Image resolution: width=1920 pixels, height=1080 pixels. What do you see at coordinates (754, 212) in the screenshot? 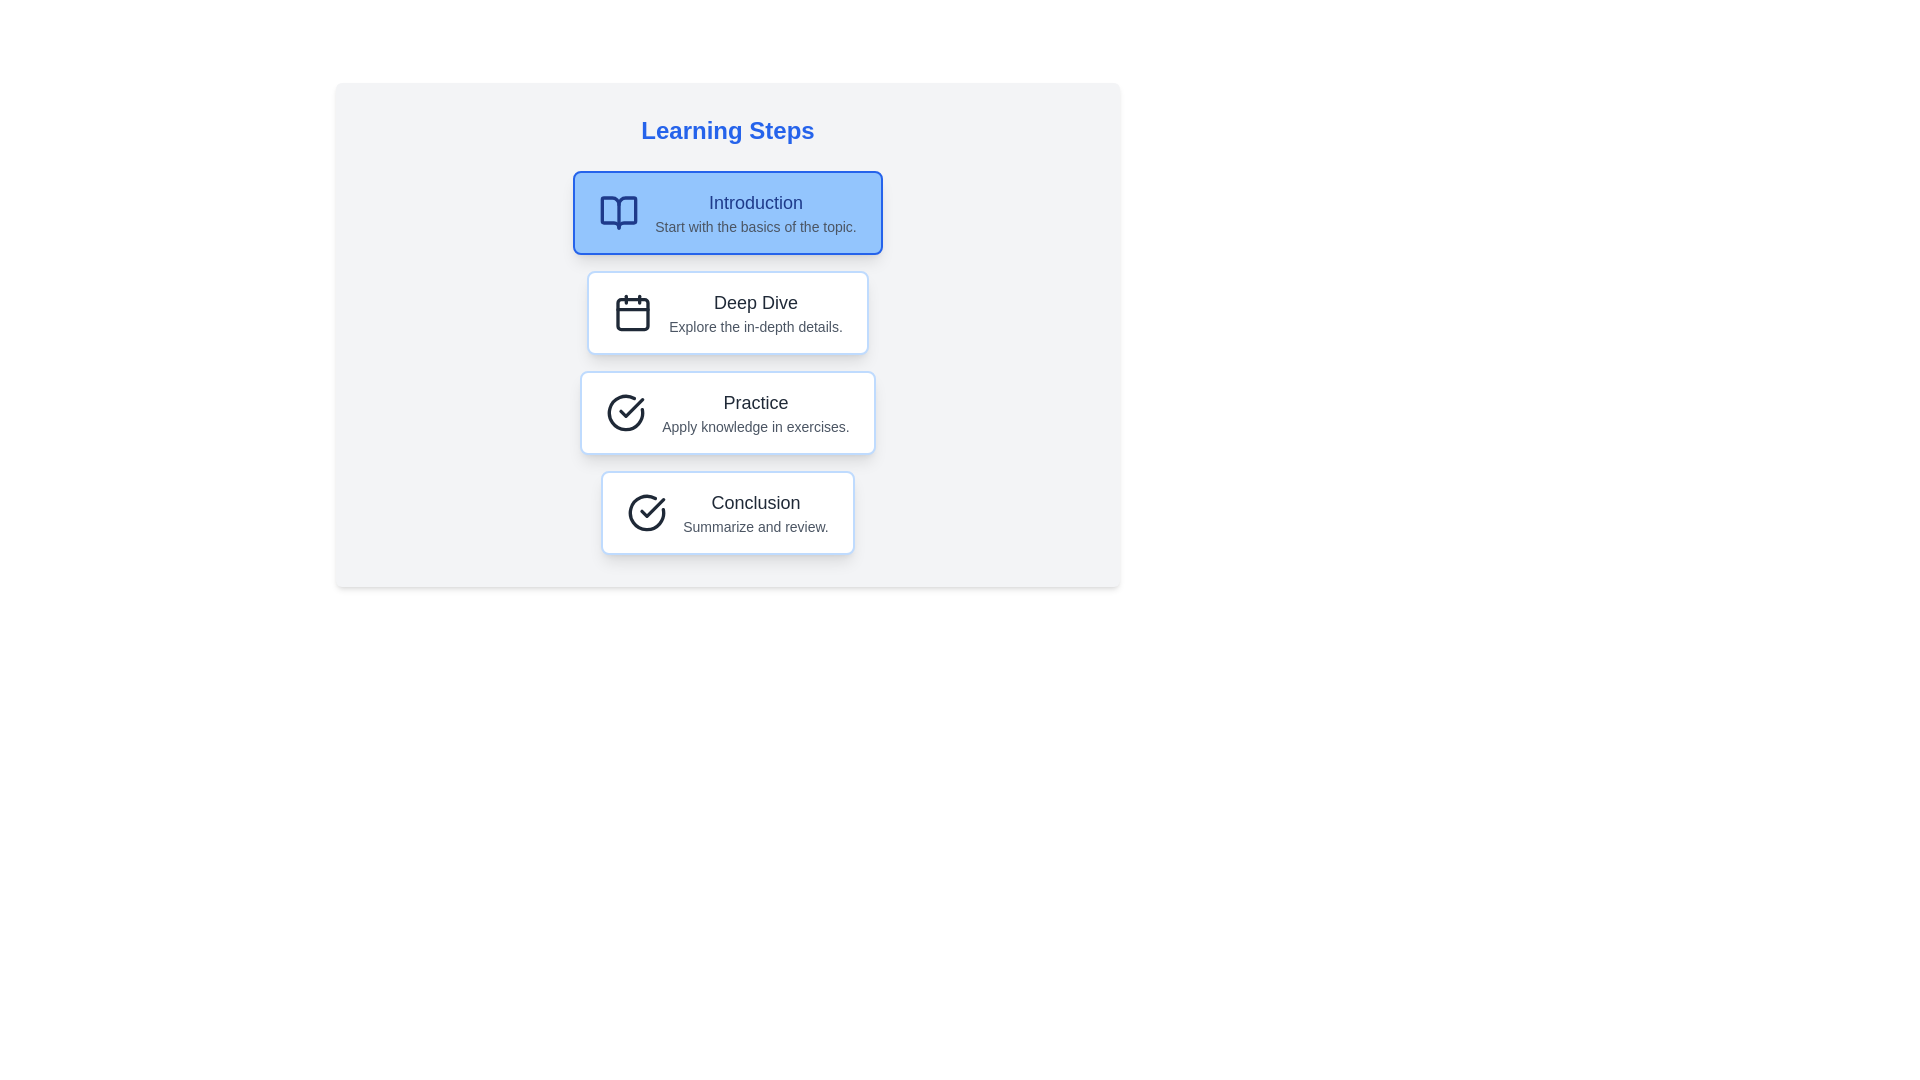
I see `the text-based UI element serving as a header and description for the introductory step in the learning process, located at the top of a vertical list in a light blue rectangular section, to access adjacent elements labeled 'Deep Dive,' 'Practice,' and 'Conclusion.'` at bounding box center [754, 212].